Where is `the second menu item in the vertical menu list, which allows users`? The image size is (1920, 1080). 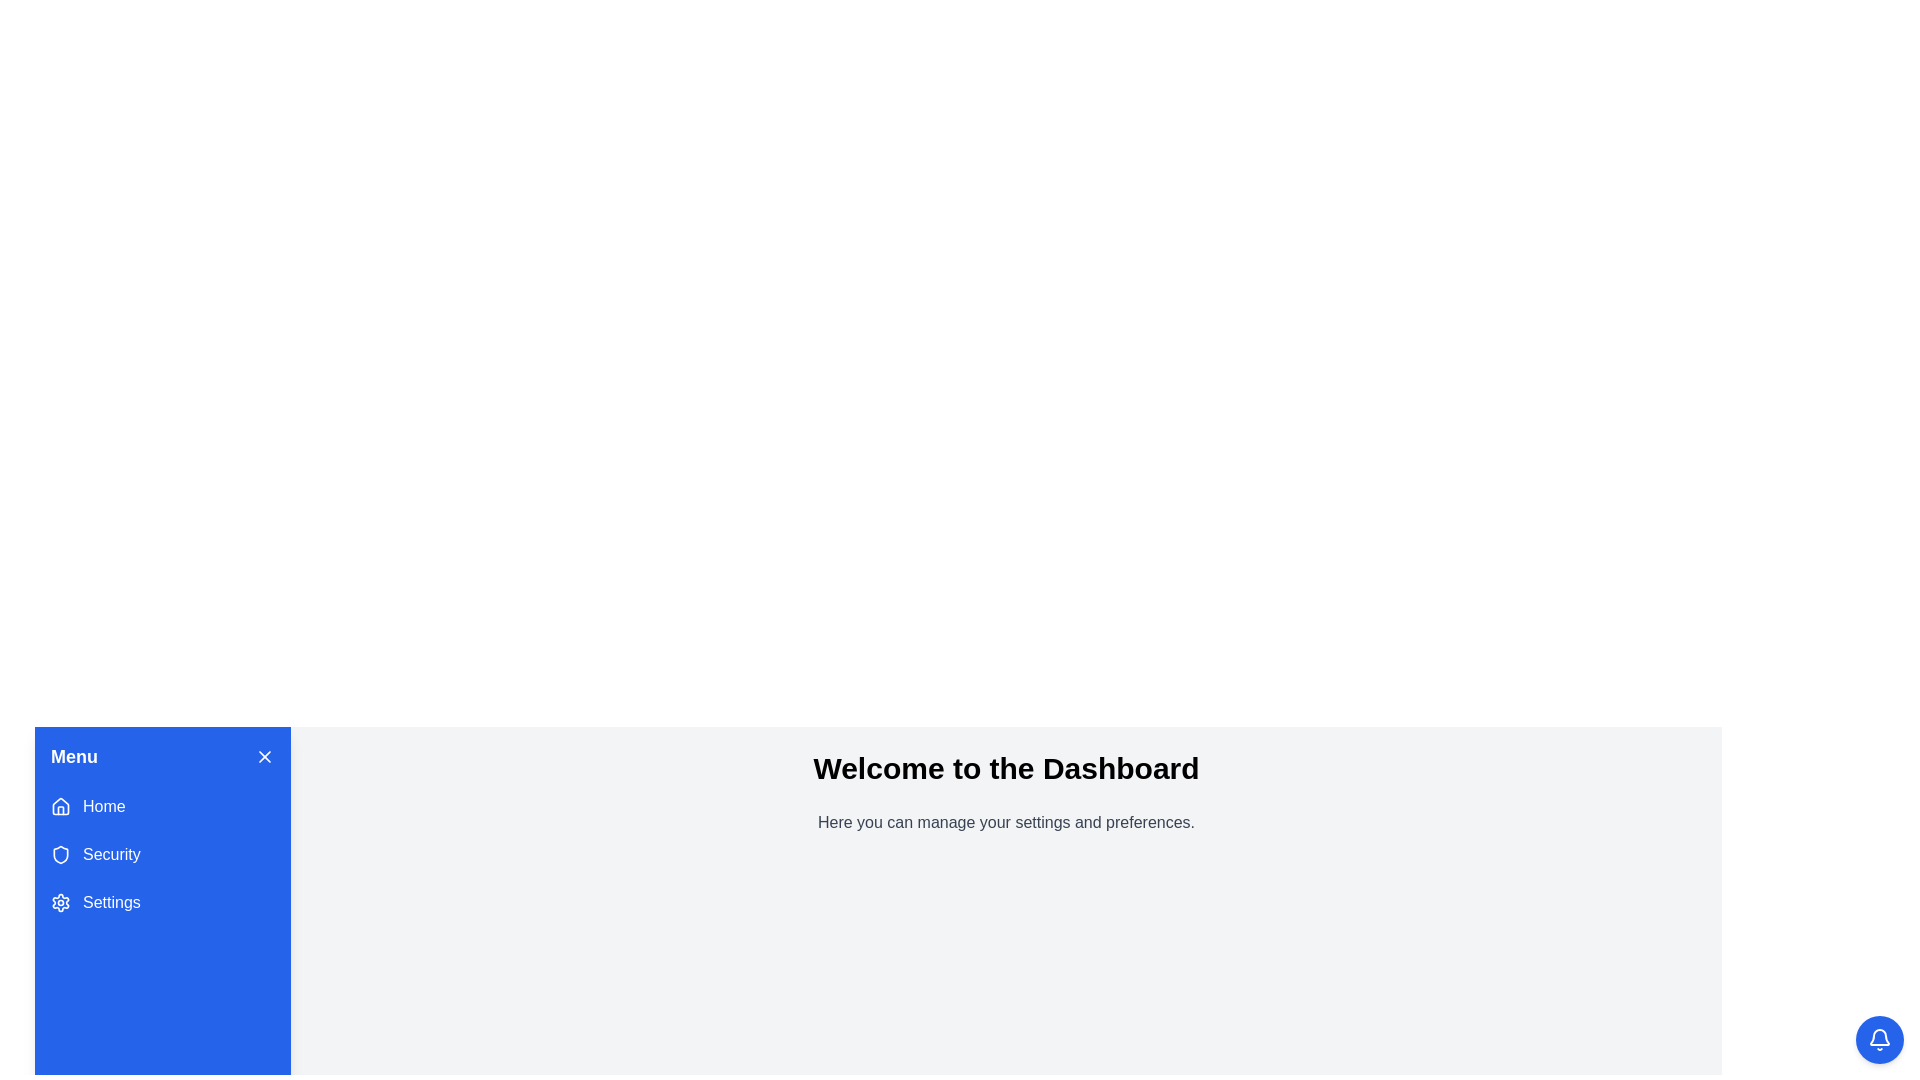
the second menu item in the vertical menu list, which allows users is located at coordinates (163, 855).